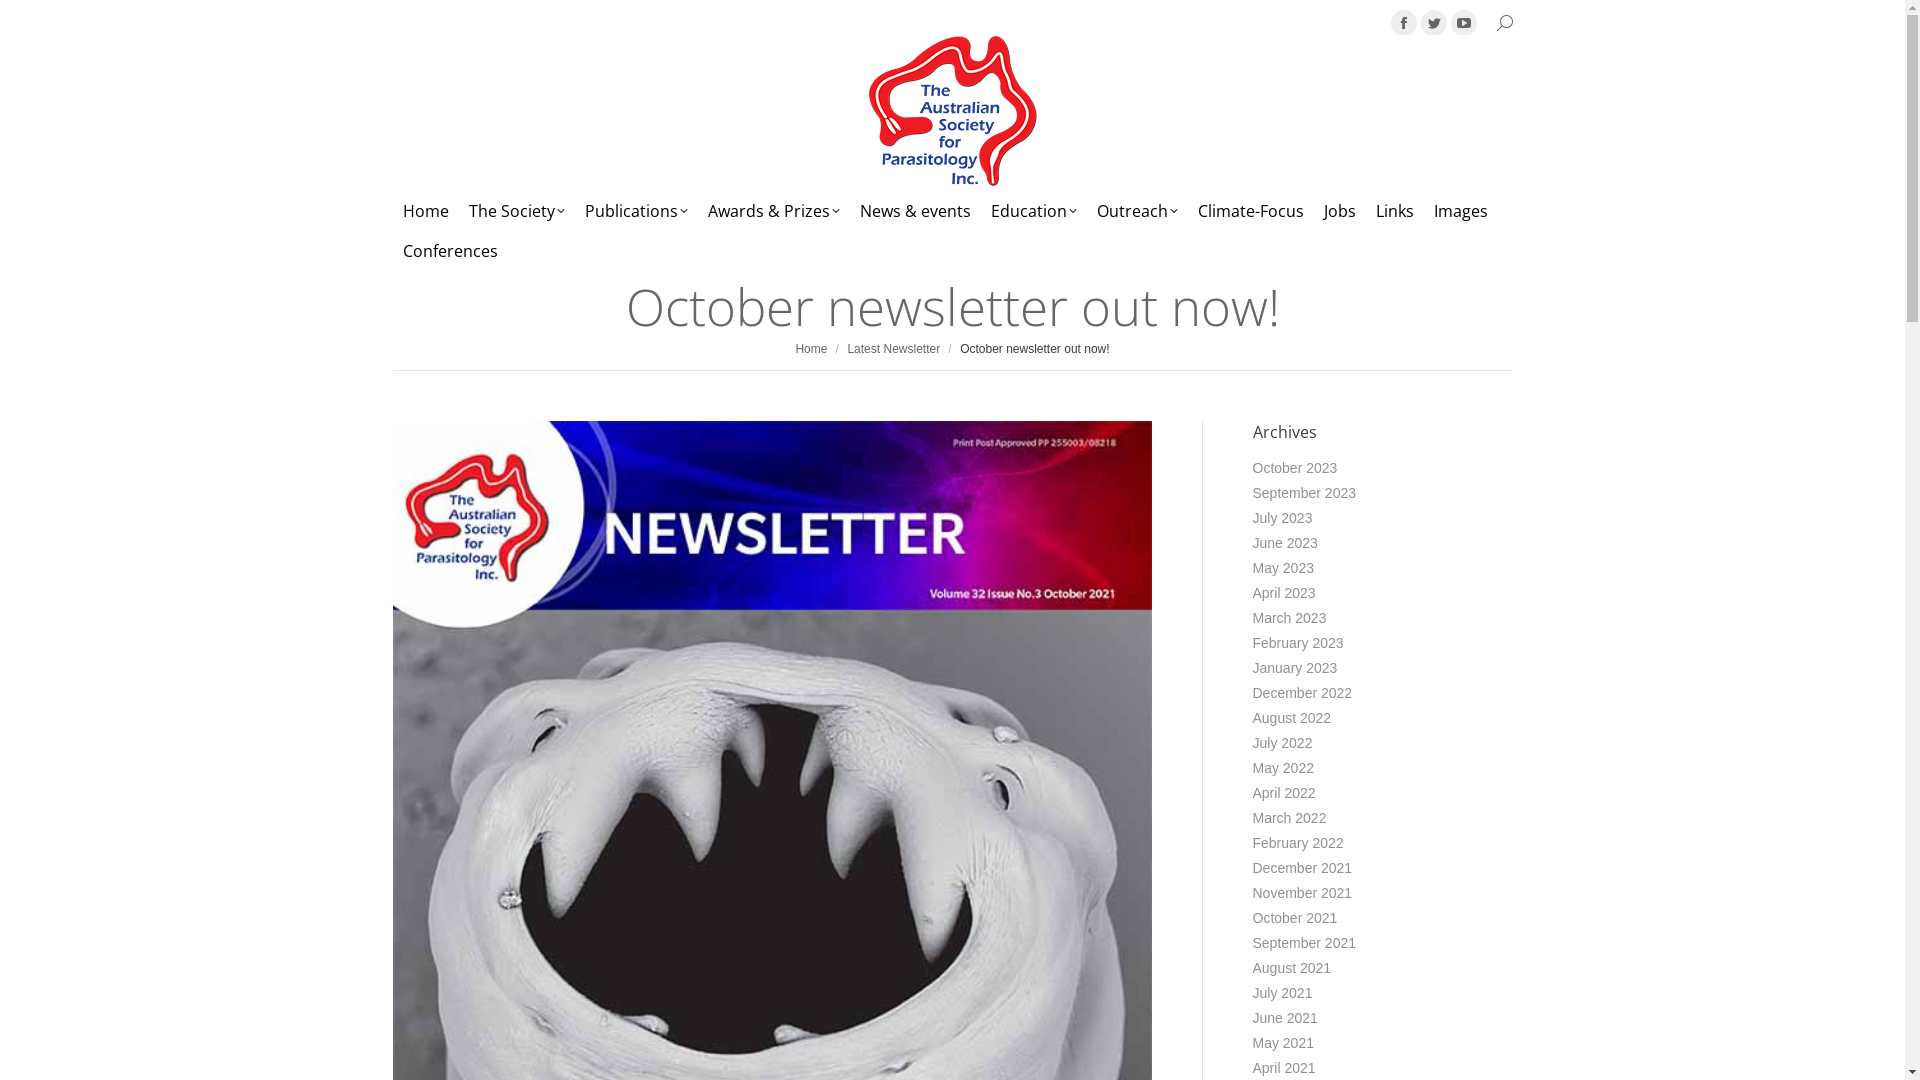 The width and height of the screenshot is (1920, 1080). What do you see at coordinates (1339, 211) in the screenshot?
I see `'Jobs'` at bounding box center [1339, 211].